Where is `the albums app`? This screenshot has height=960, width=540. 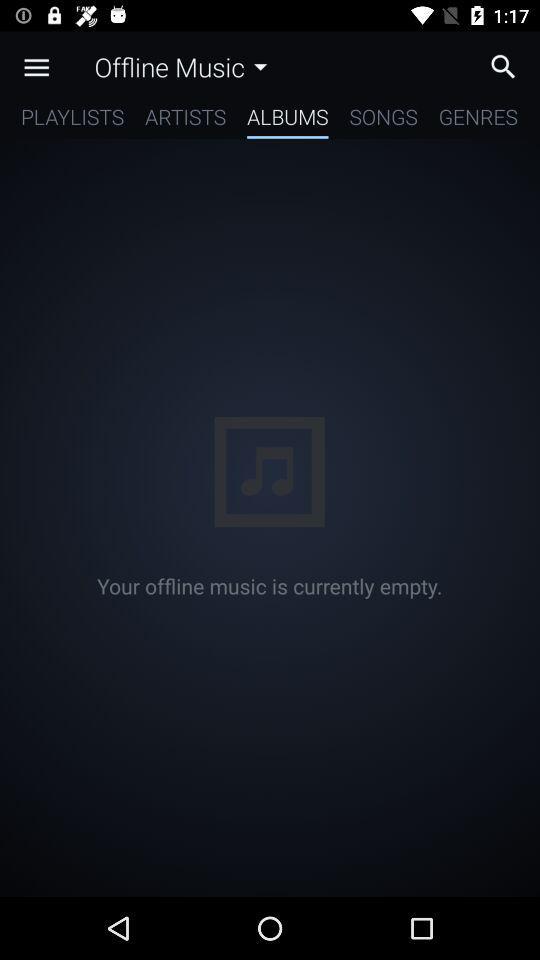
the albums app is located at coordinates (286, 120).